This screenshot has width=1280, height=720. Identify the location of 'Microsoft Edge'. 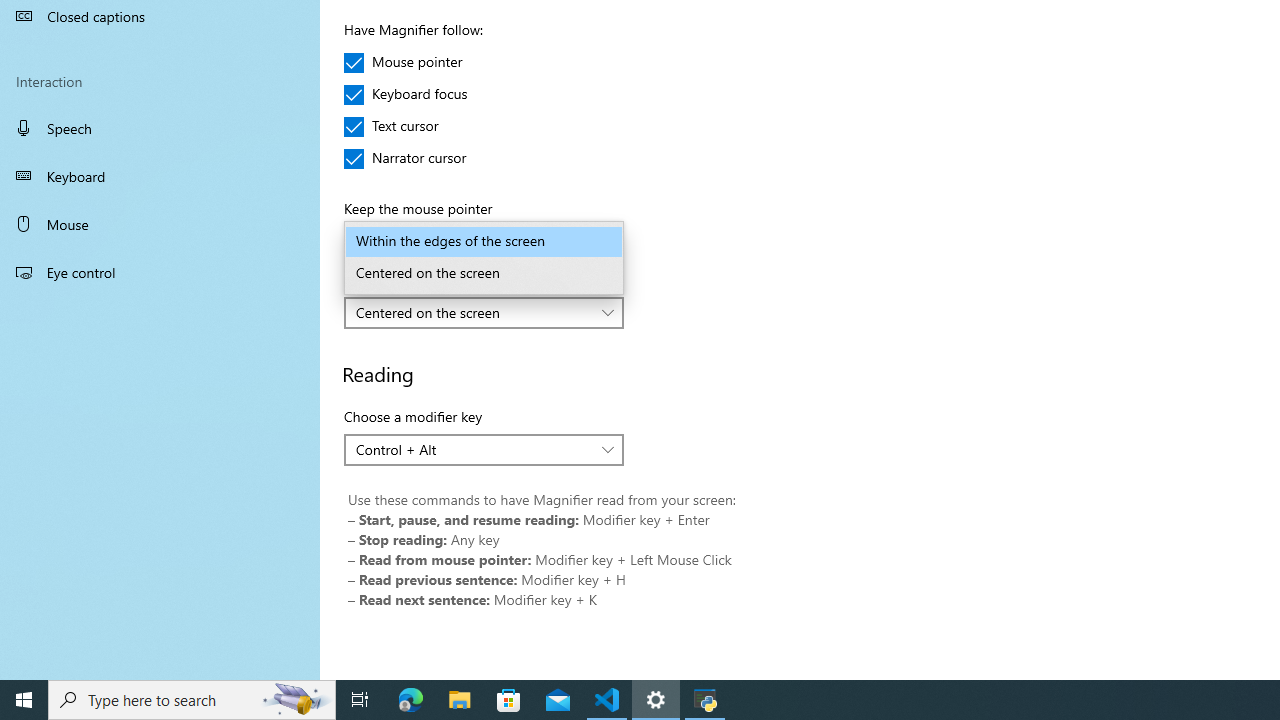
(410, 698).